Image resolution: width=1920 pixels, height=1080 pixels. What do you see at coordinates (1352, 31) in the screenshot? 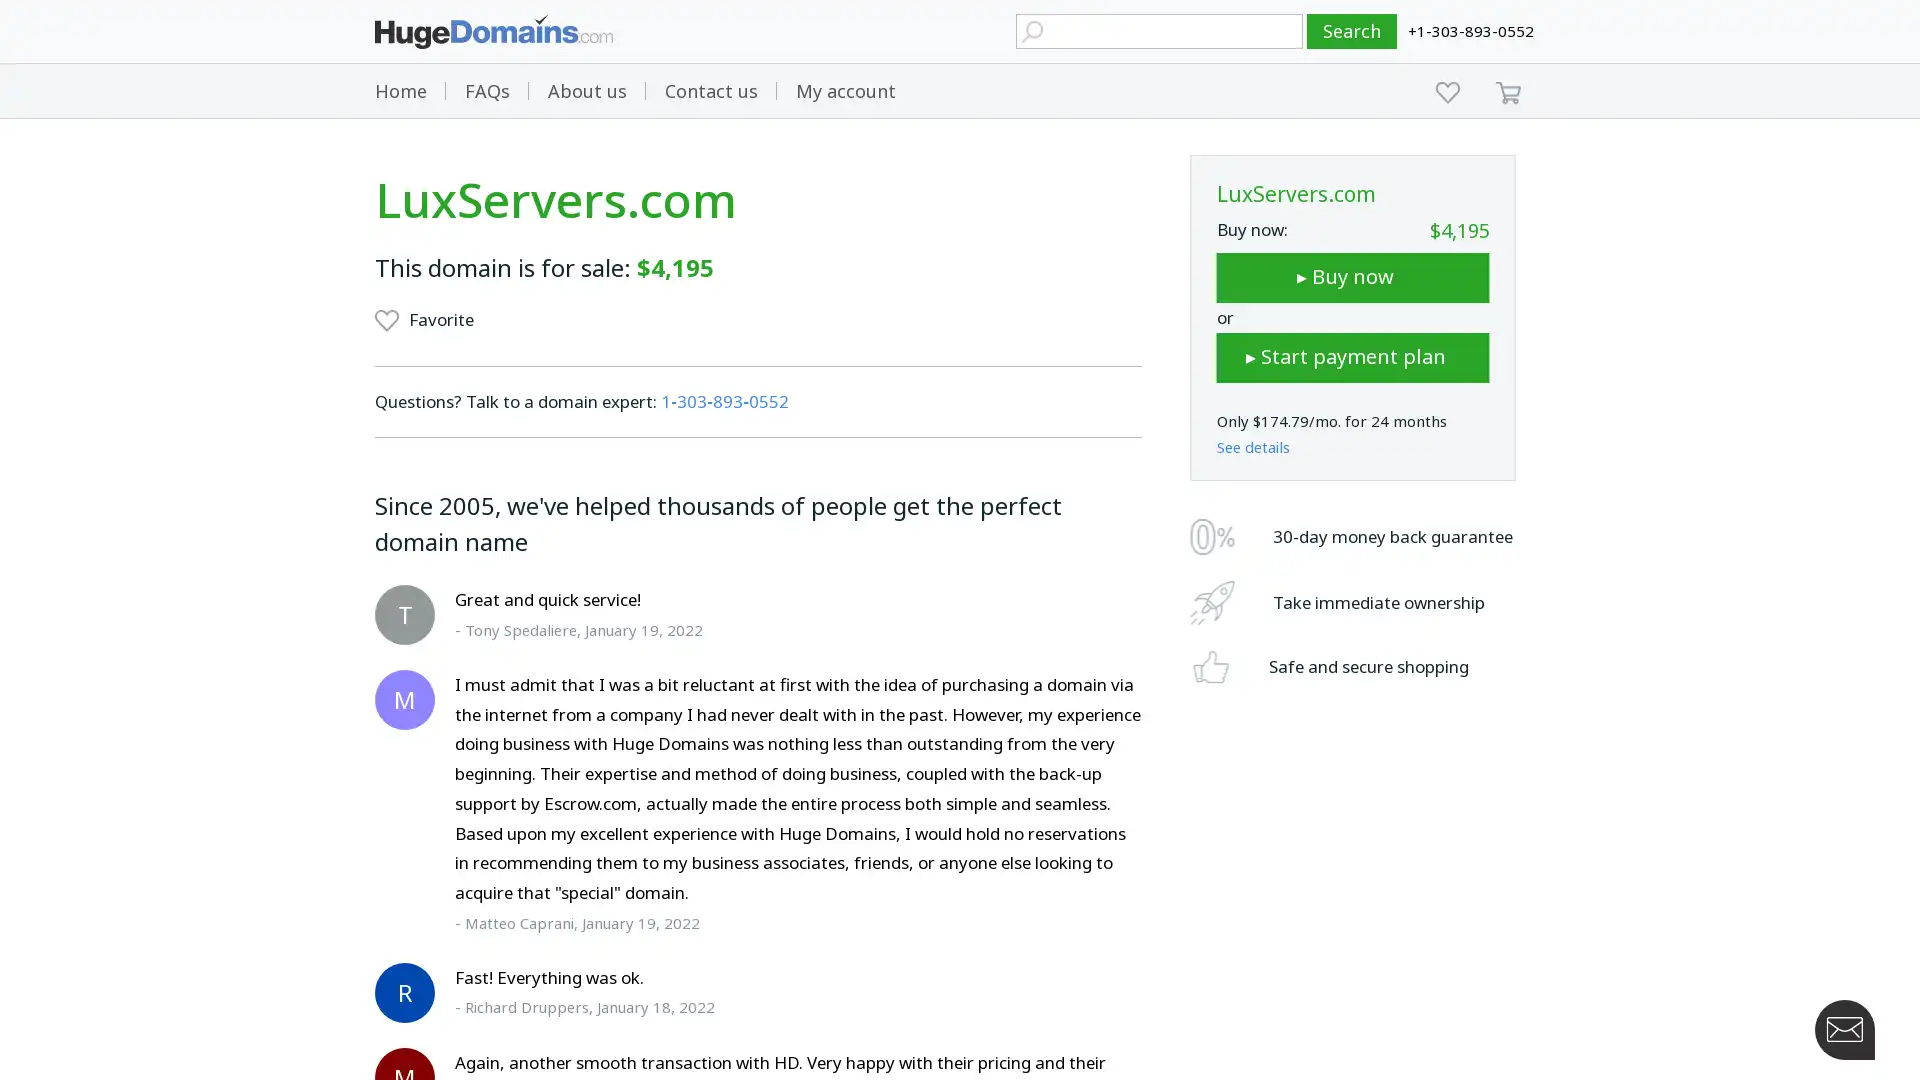
I see `Search` at bounding box center [1352, 31].